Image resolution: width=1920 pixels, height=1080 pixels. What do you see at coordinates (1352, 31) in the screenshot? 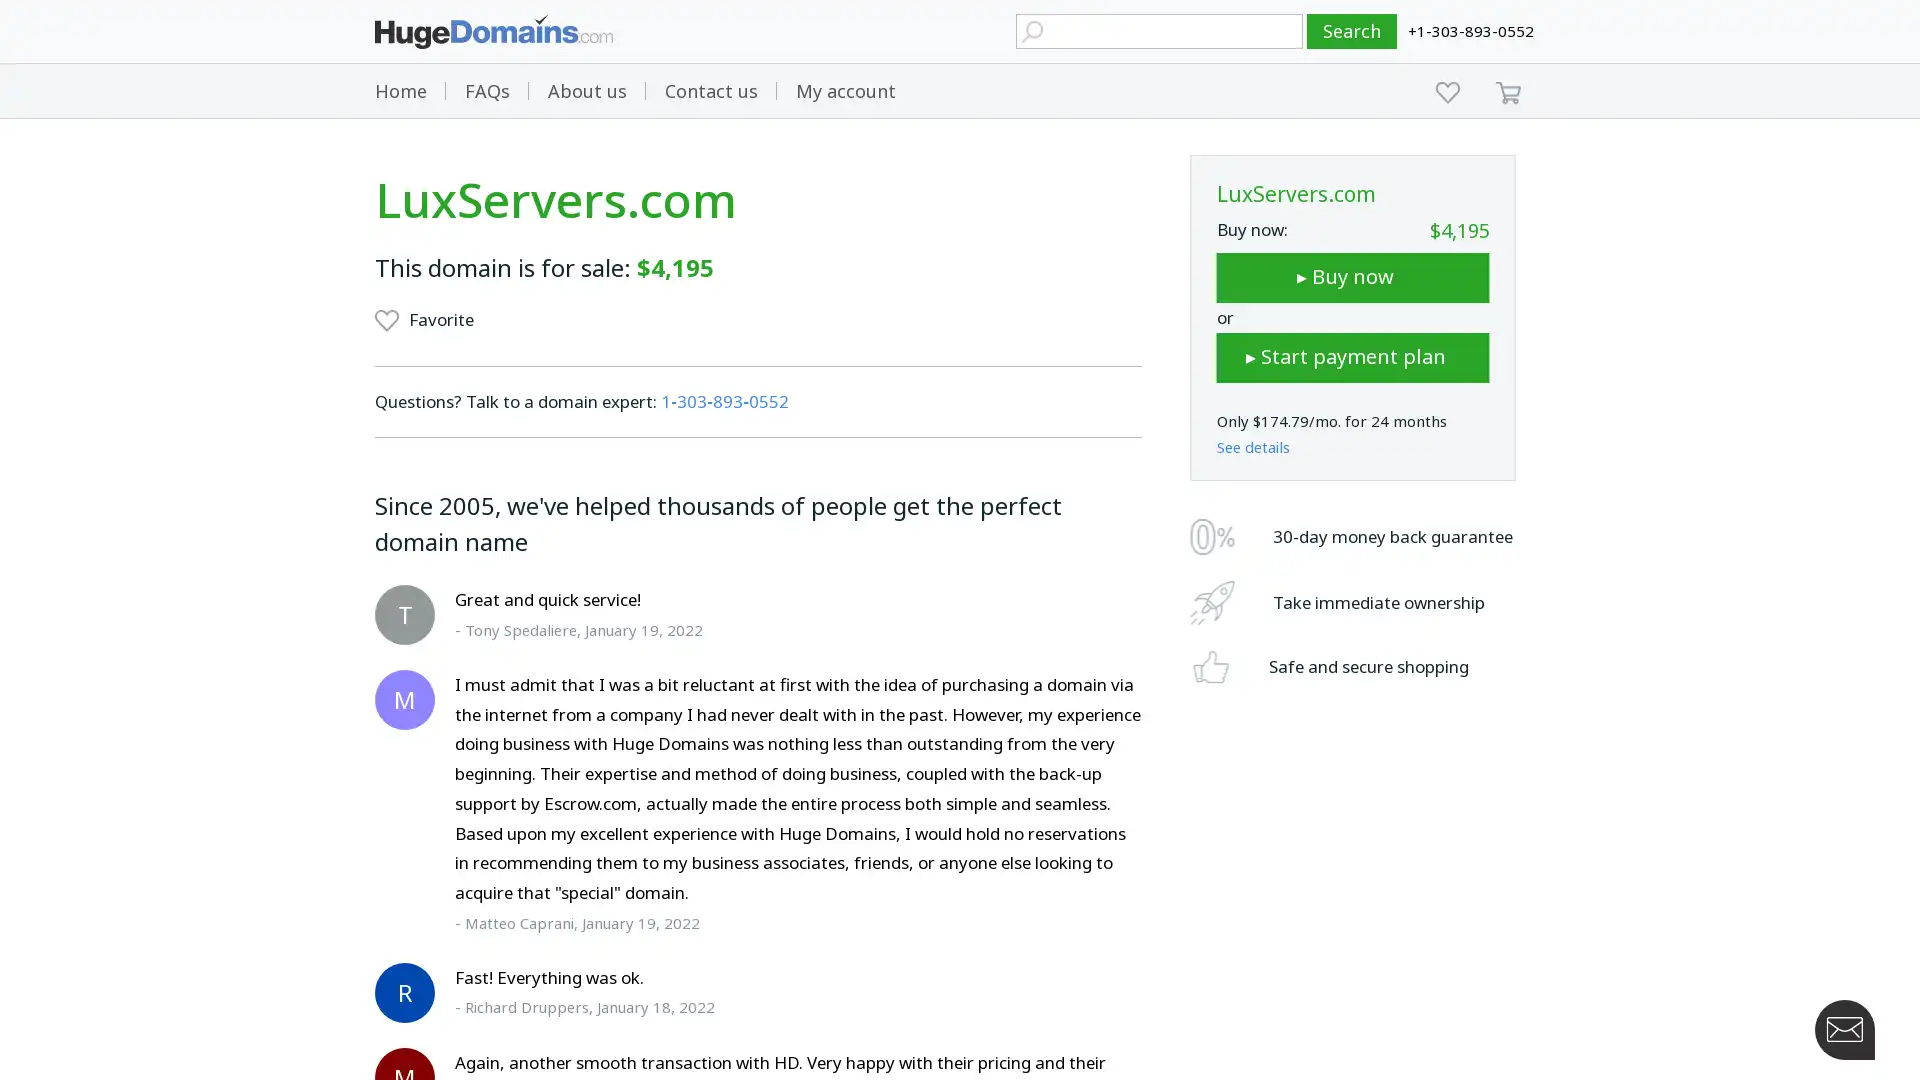
I see `Search` at bounding box center [1352, 31].